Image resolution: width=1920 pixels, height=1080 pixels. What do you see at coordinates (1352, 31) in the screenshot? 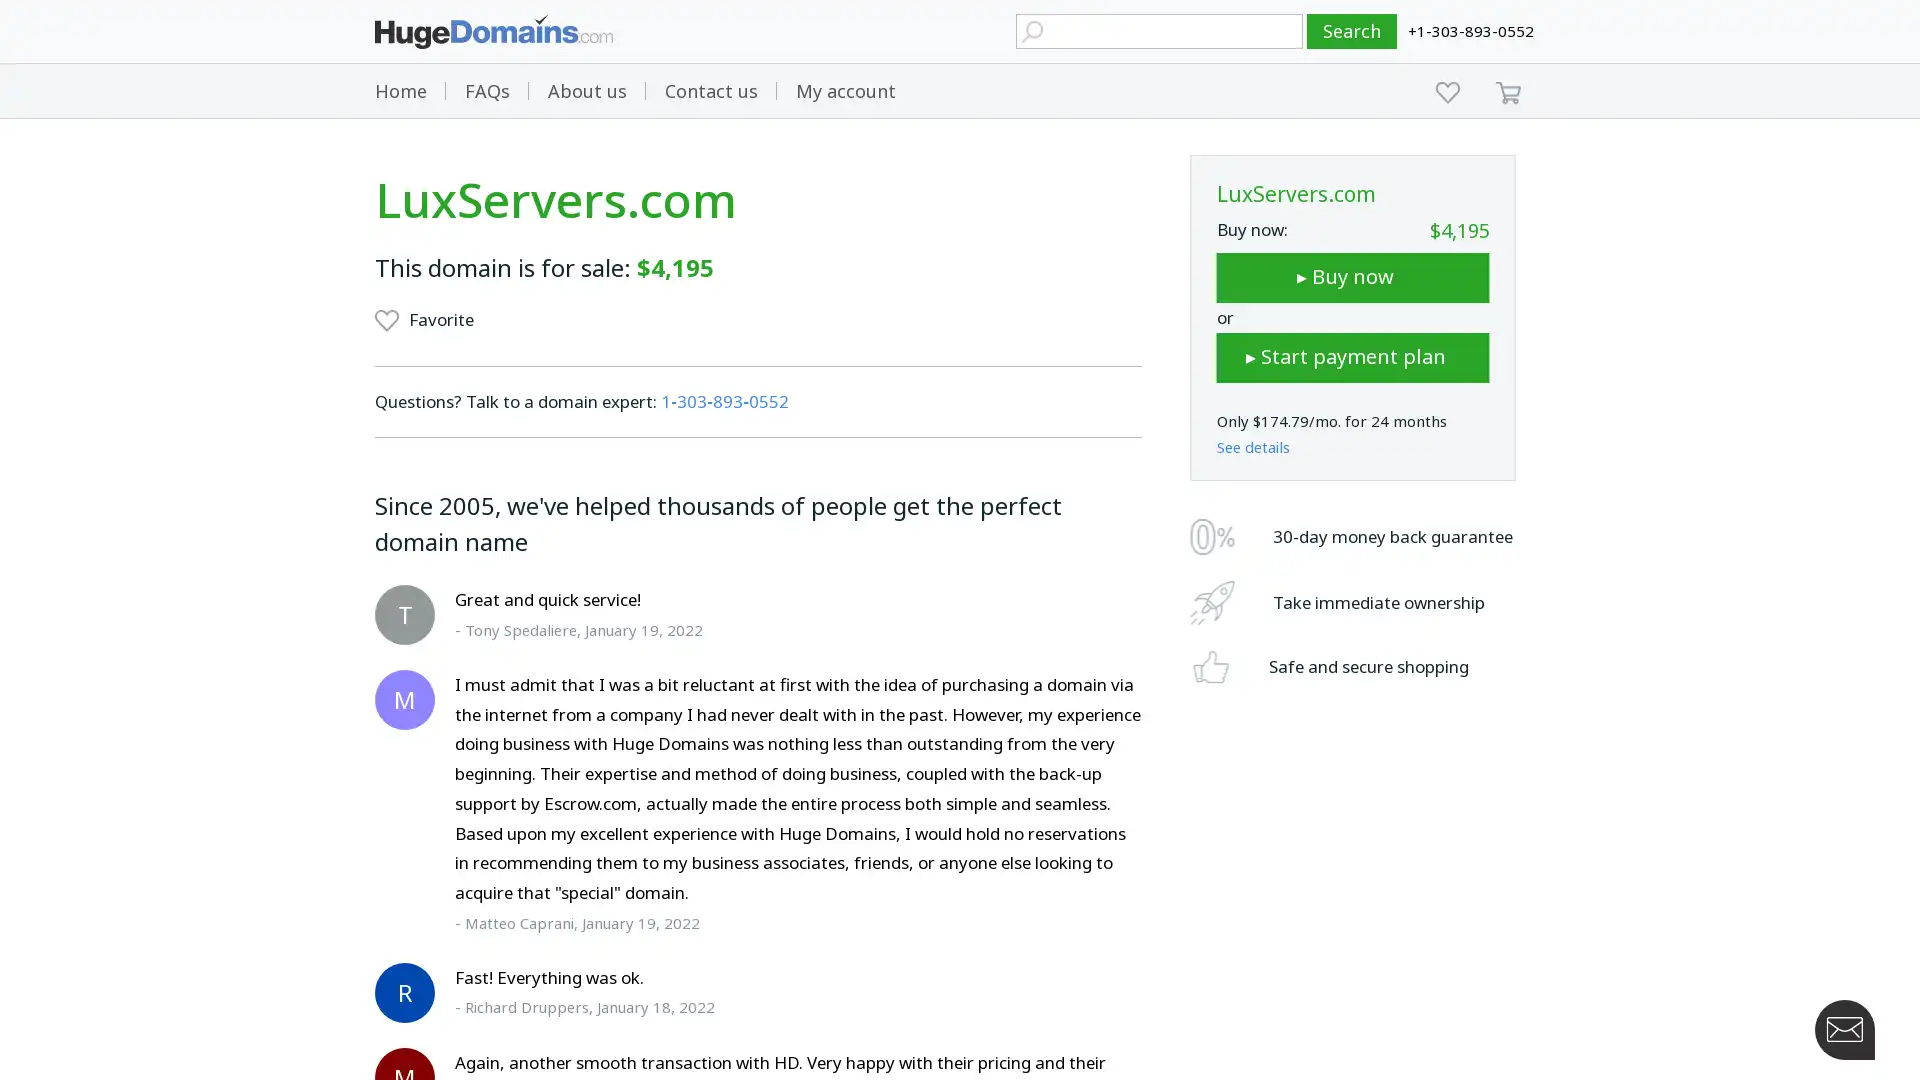
I see `Search` at bounding box center [1352, 31].